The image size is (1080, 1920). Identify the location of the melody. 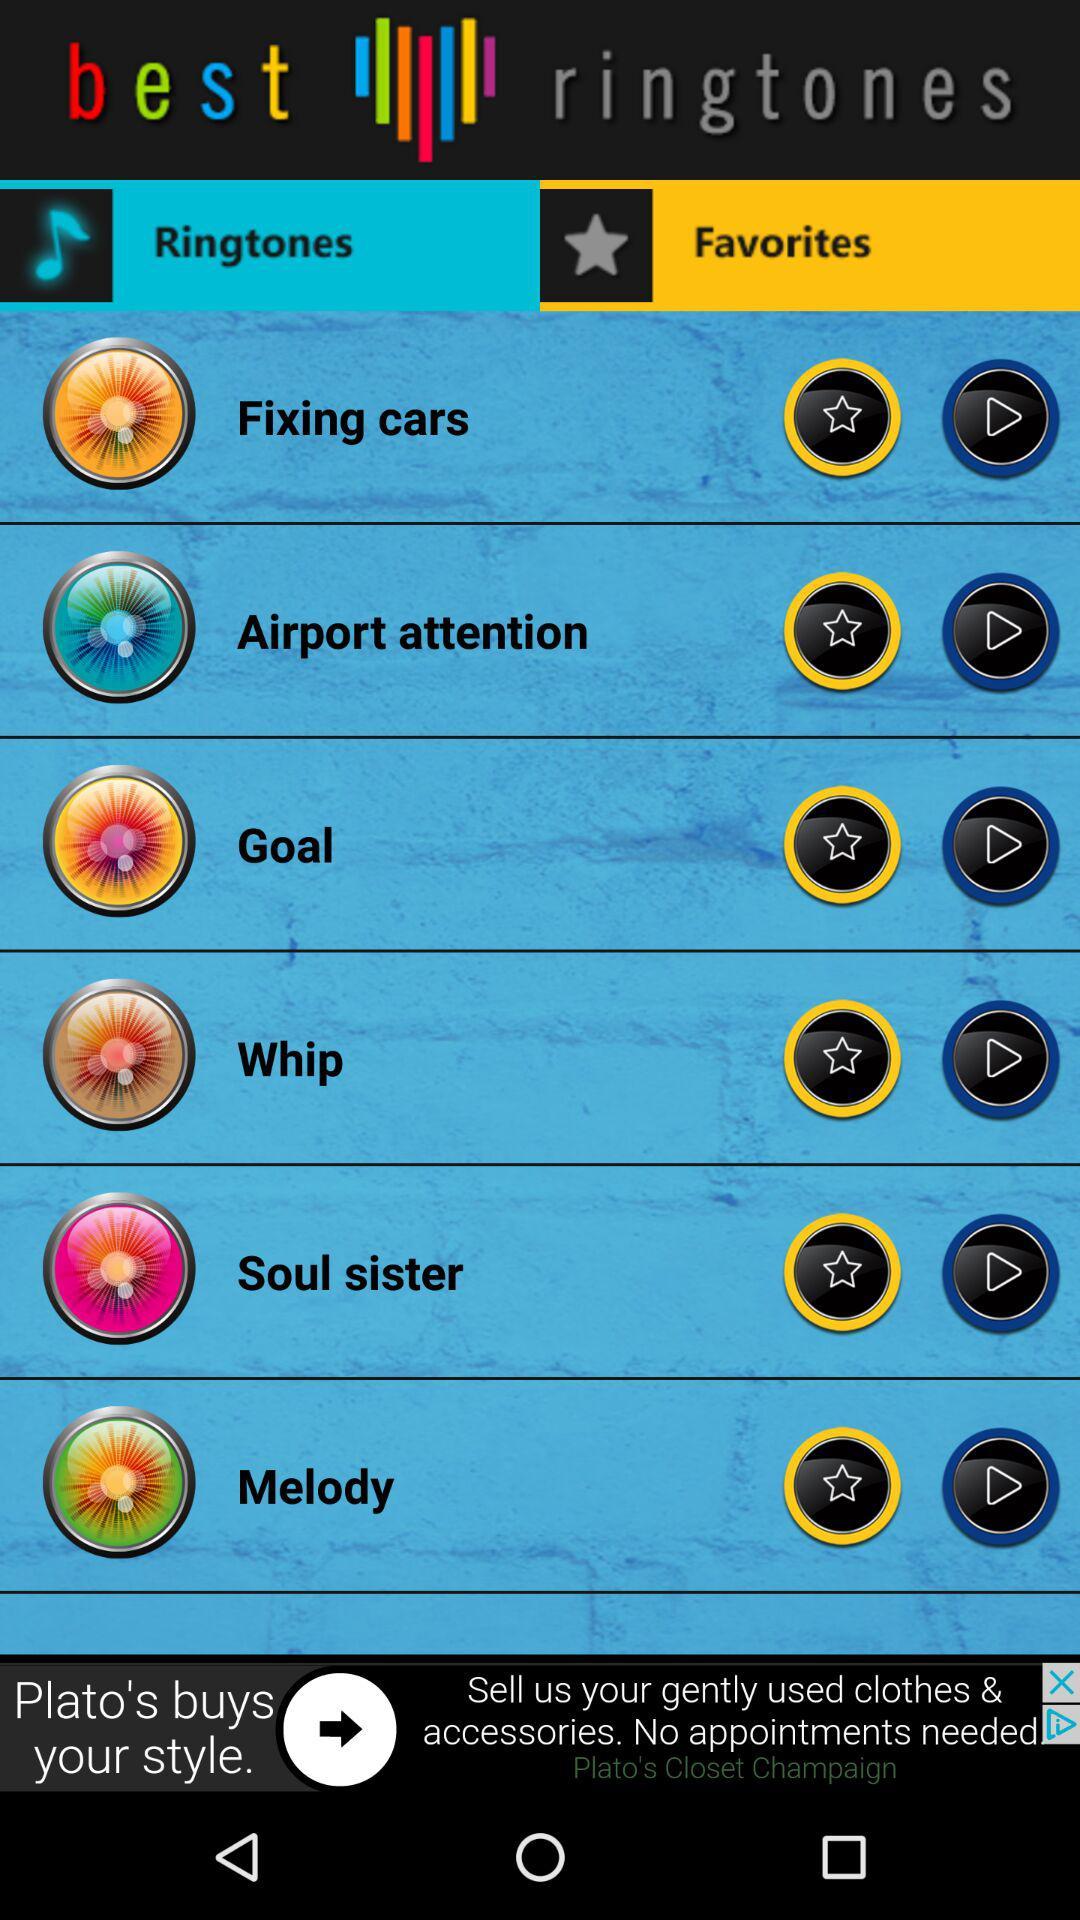
(1000, 1485).